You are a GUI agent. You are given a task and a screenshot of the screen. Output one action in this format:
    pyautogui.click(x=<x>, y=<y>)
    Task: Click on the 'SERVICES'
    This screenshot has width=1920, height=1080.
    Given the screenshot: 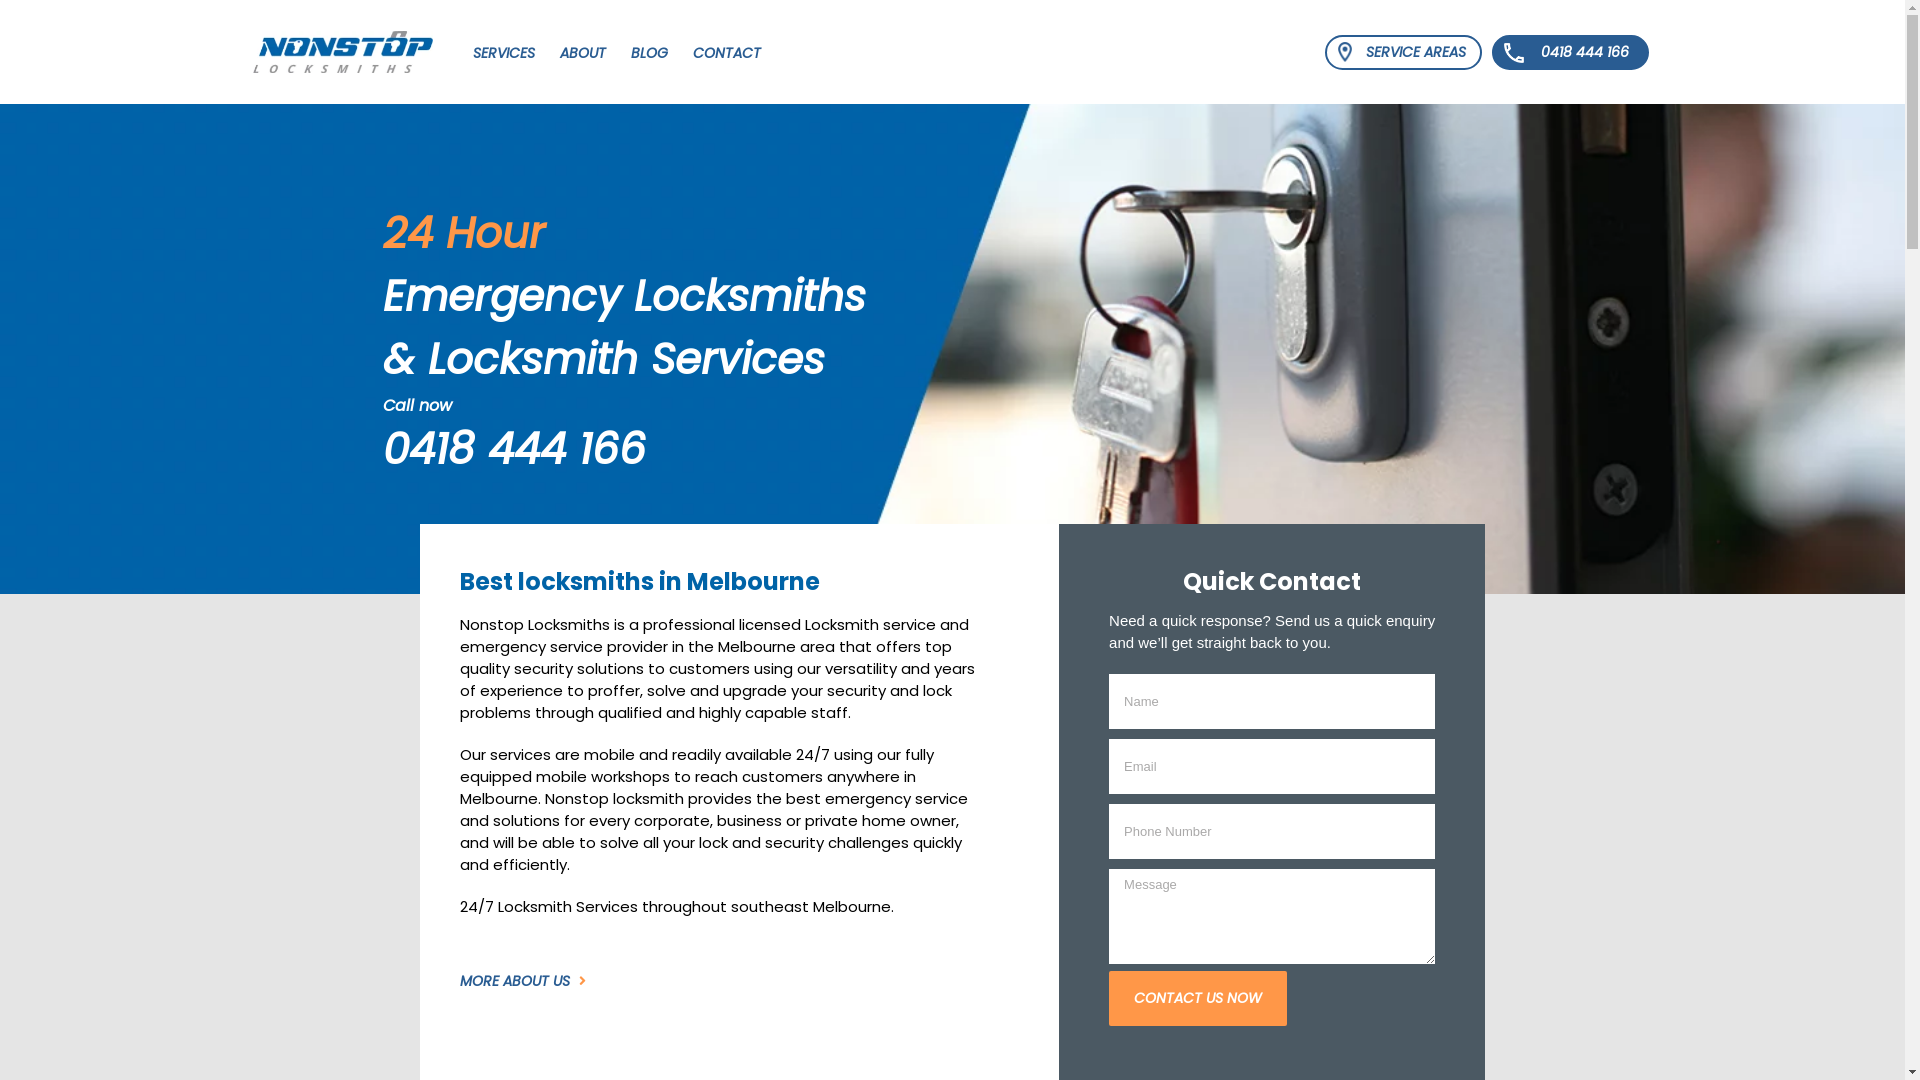 What is the action you would take?
    pyautogui.click(x=503, y=50)
    